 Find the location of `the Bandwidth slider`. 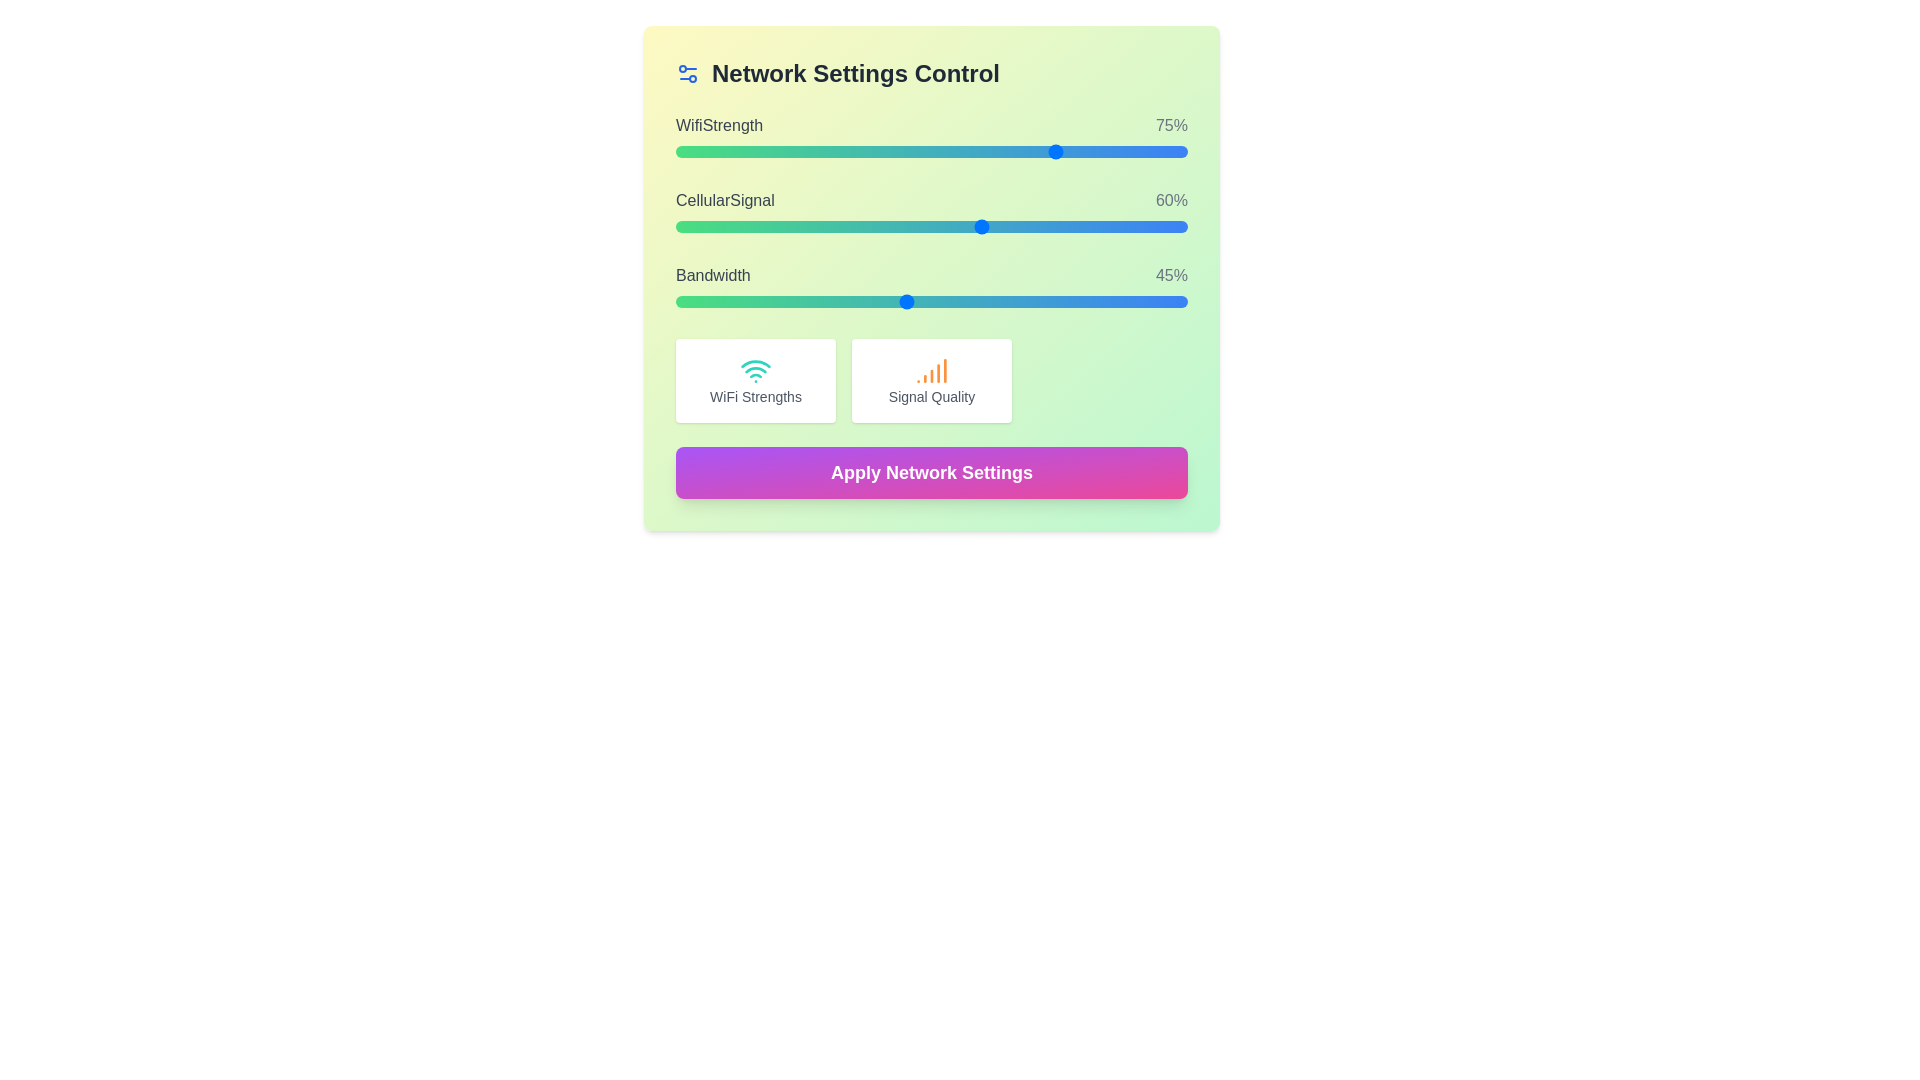

the Bandwidth slider is located at coordinates (1142, 301).